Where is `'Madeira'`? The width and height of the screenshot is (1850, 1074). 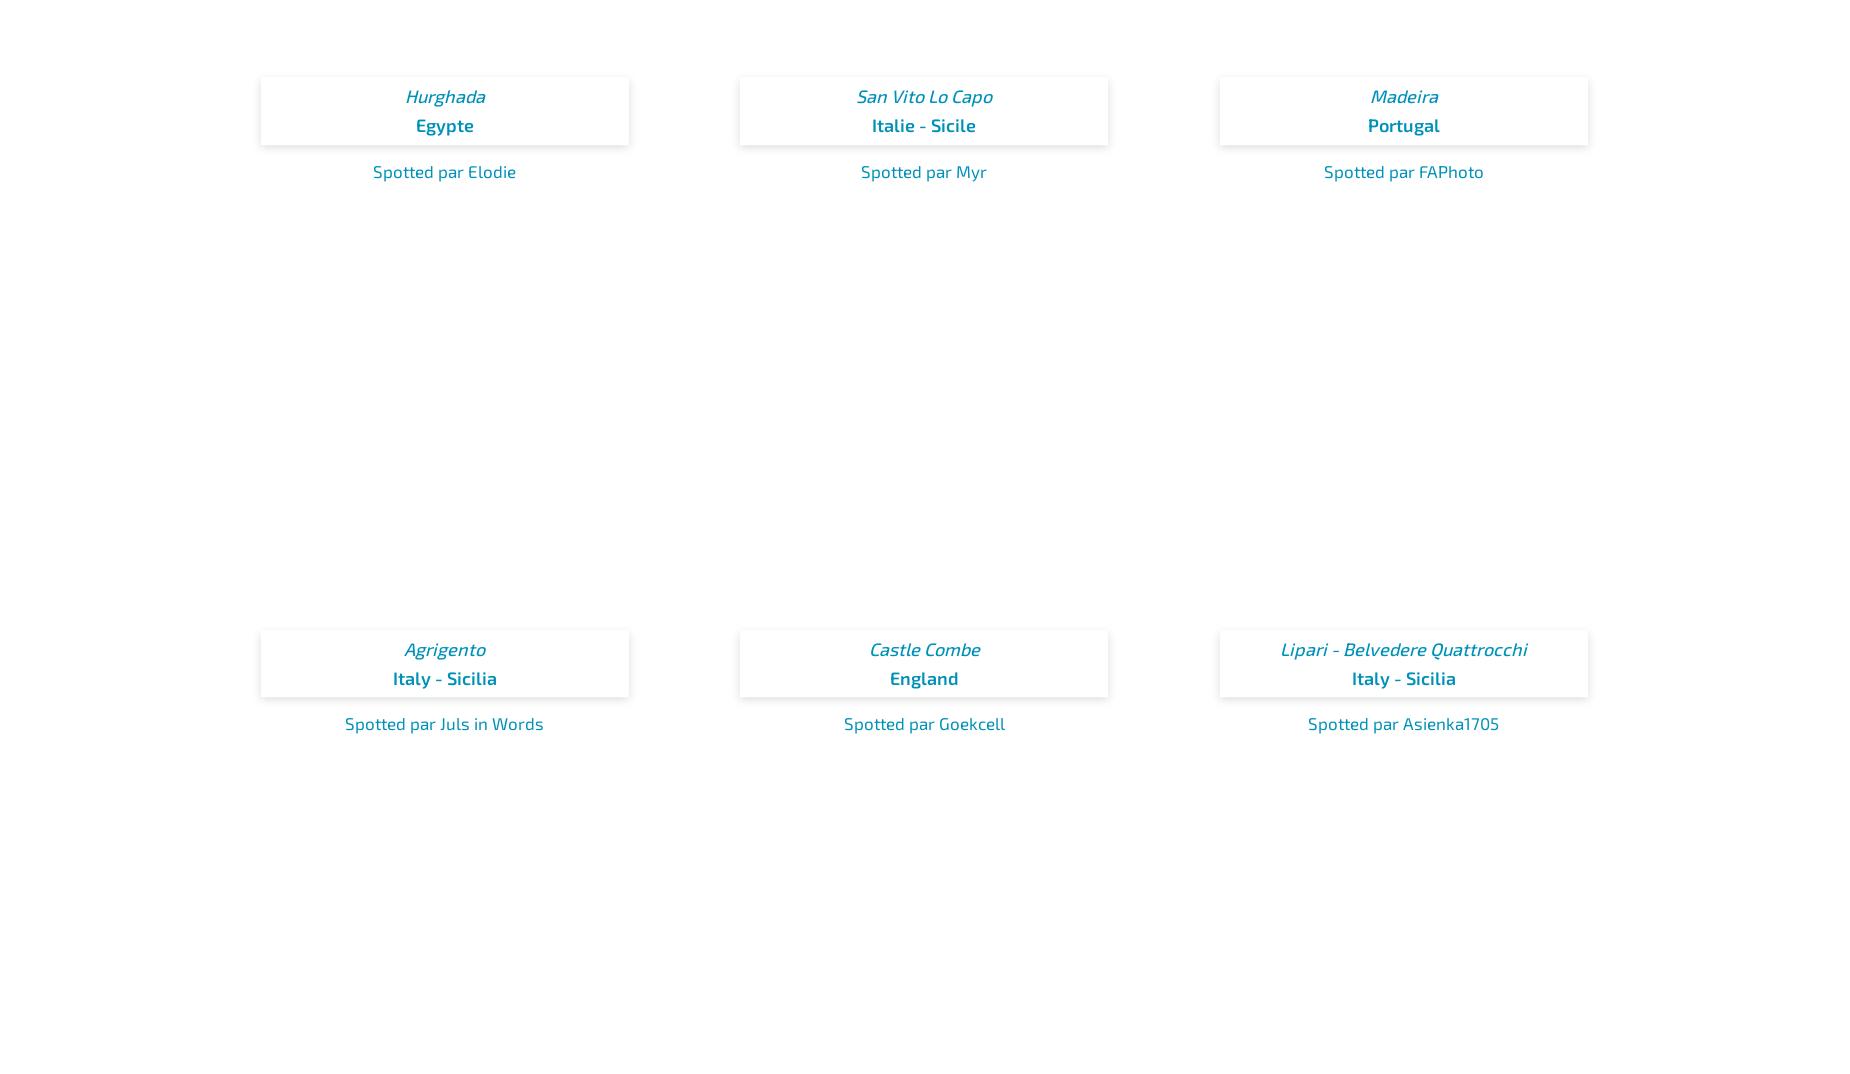
'Madeira' is located at coordinates (1403, 96).